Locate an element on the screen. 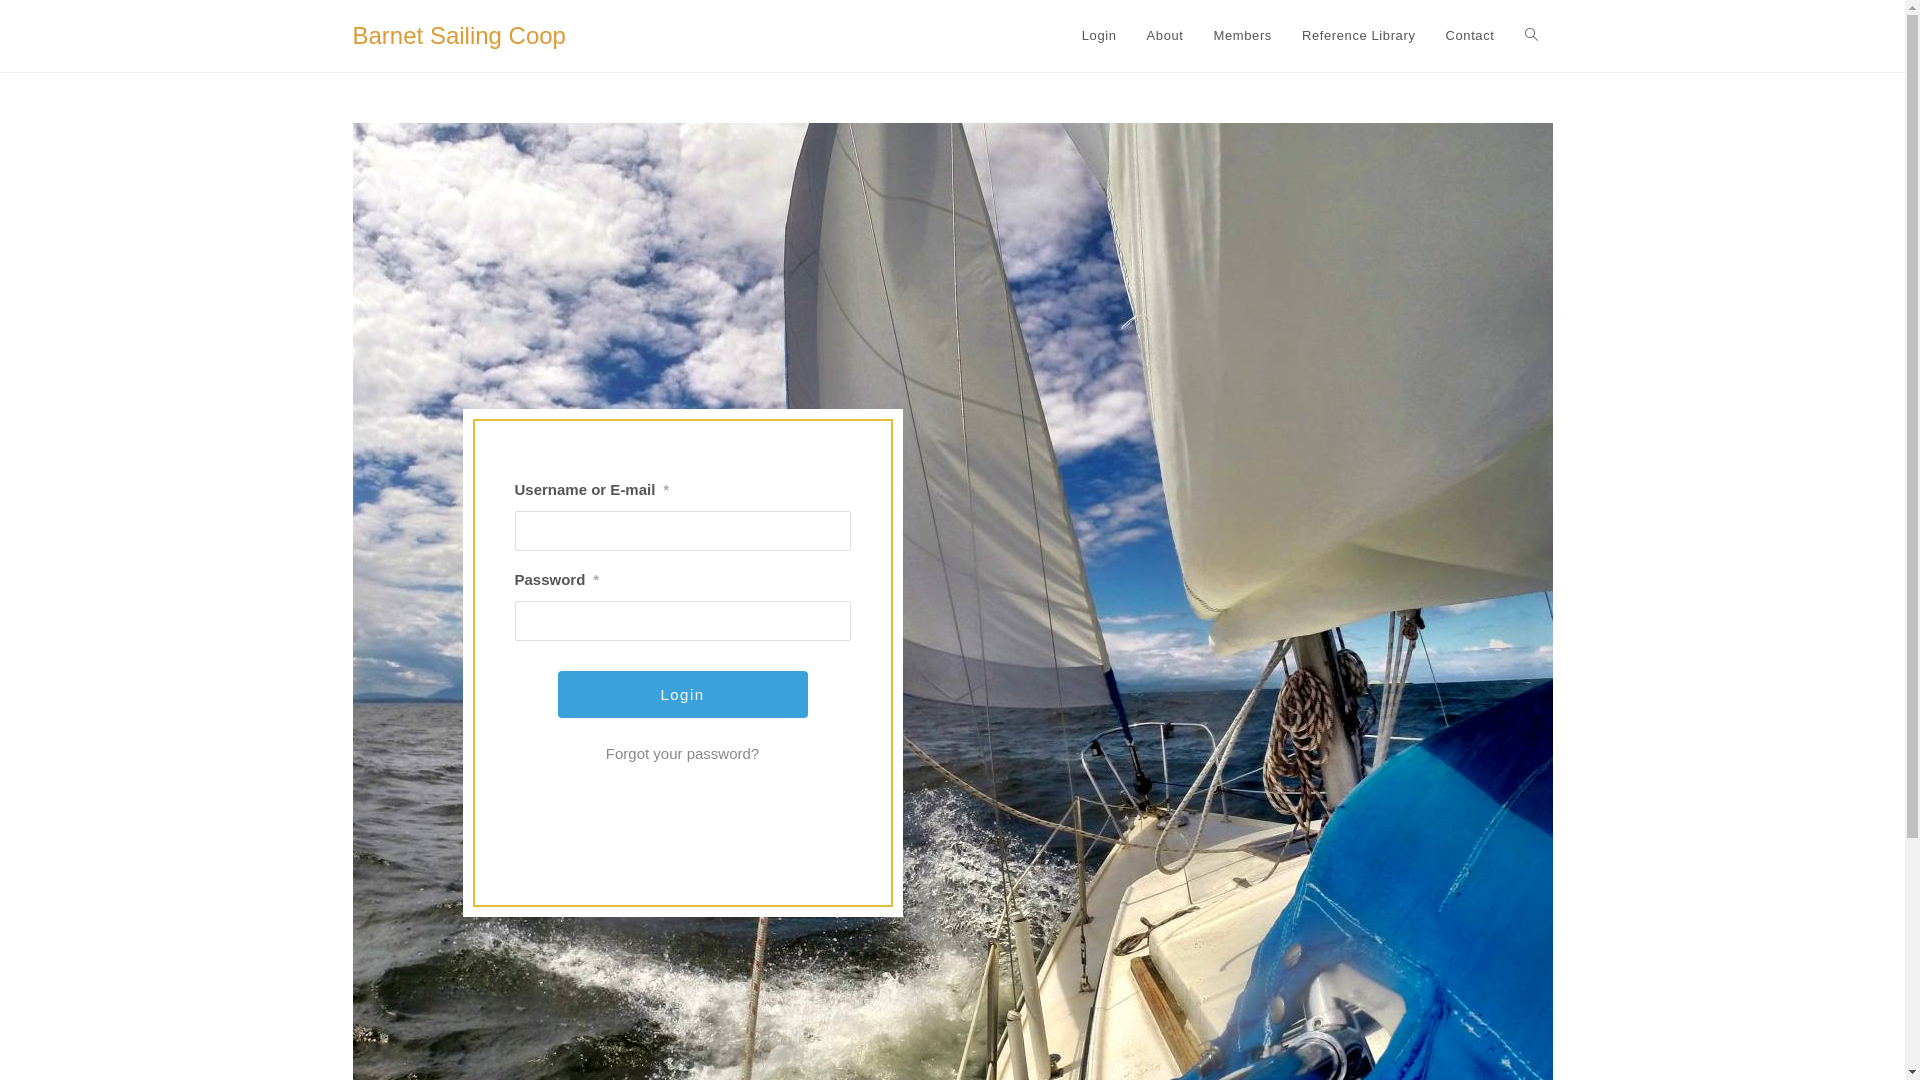  'Login' is located at coordinates (682, 693).